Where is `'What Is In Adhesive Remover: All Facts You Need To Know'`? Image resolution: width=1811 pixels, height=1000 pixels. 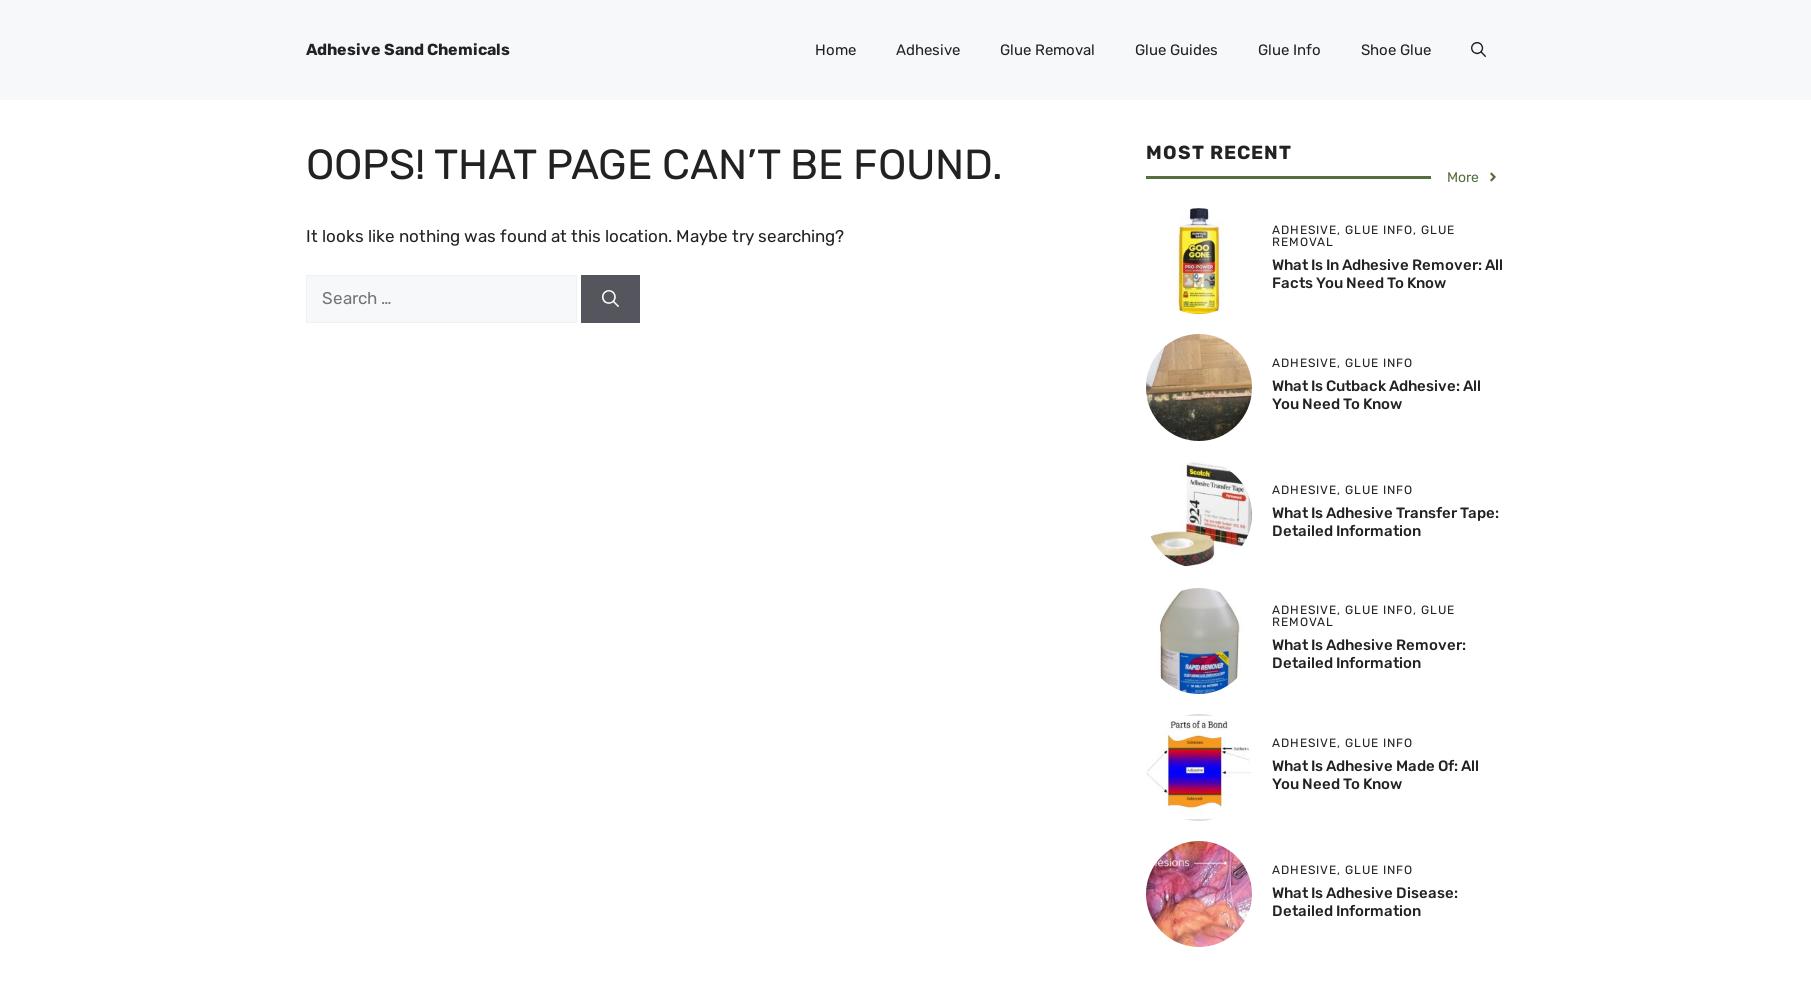 'What Is In Adhesive Remover: All Facts You Need To Know' is located at coordinates (1386, 274).